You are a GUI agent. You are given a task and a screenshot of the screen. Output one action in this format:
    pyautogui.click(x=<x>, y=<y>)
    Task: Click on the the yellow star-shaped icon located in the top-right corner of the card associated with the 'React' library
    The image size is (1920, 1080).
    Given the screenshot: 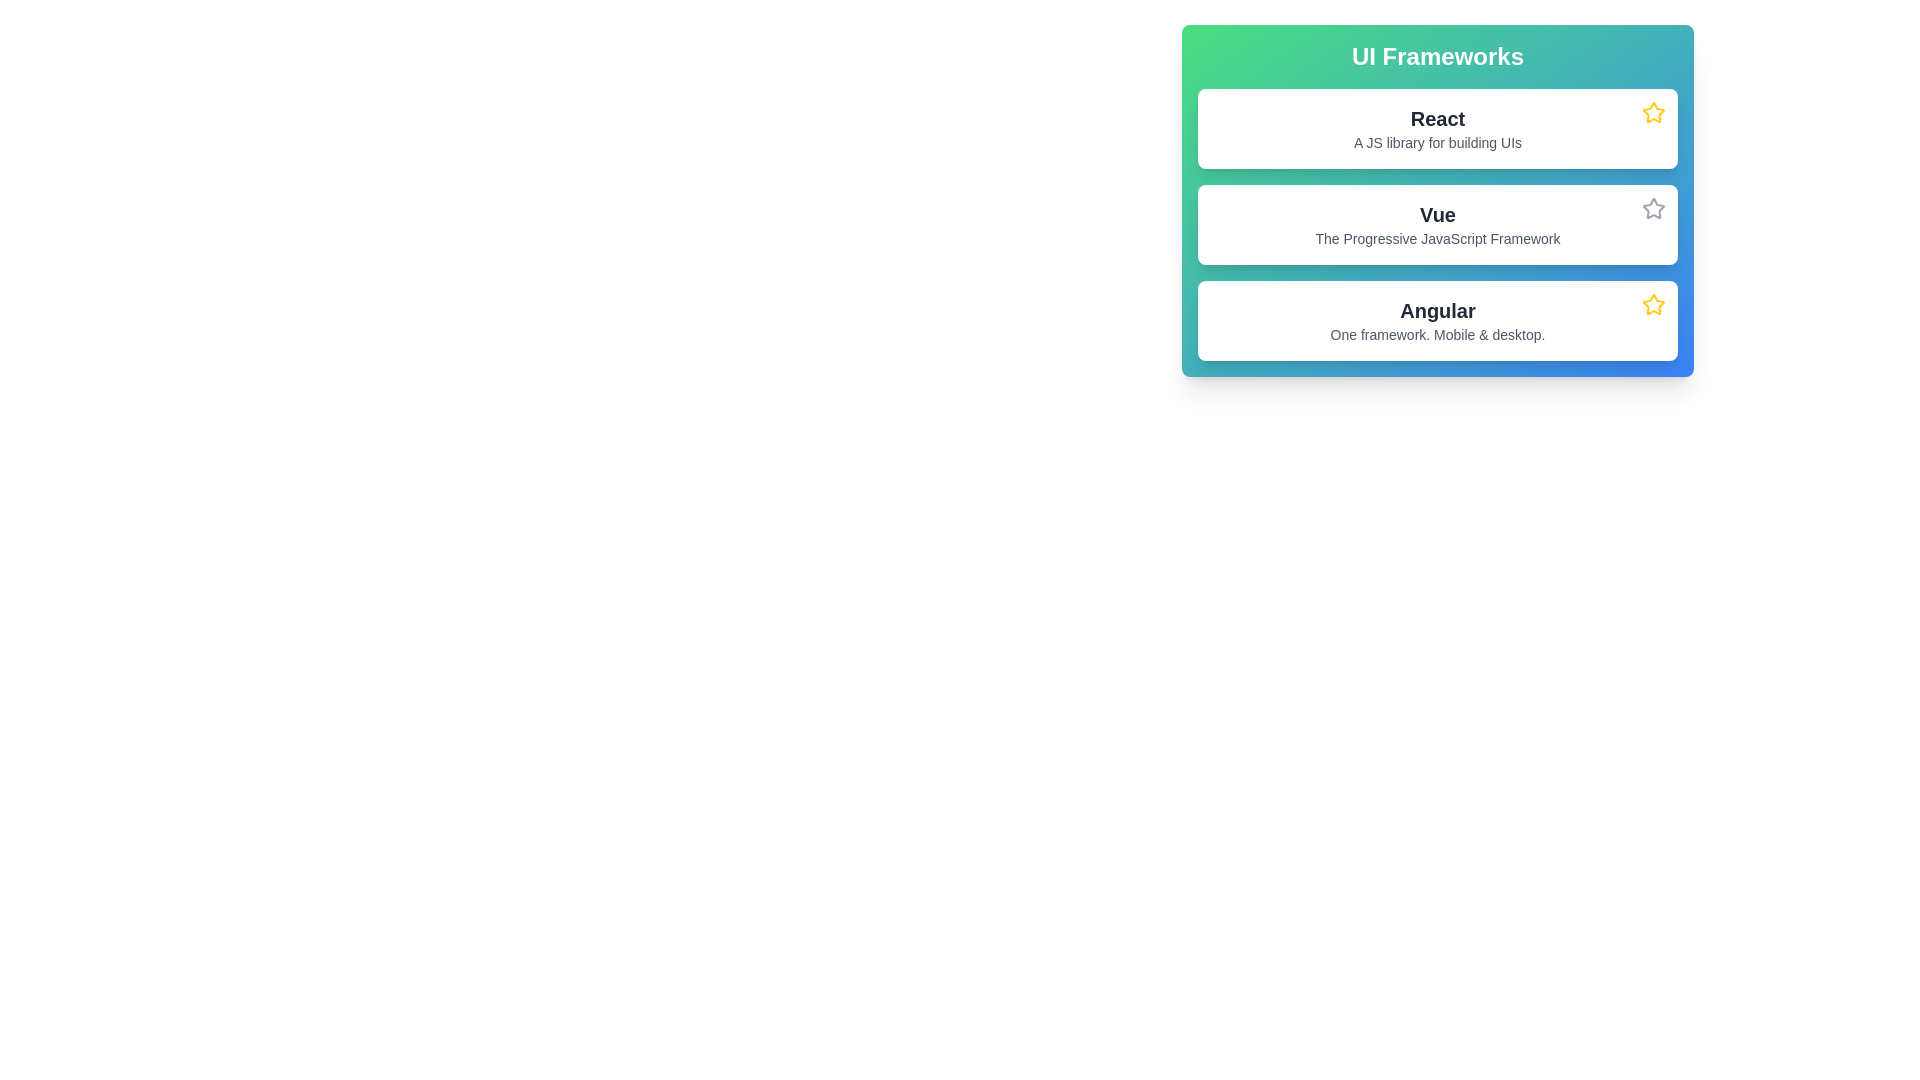 What is the action you would take?
    pyautogui.click(x=1654, y=112)
    